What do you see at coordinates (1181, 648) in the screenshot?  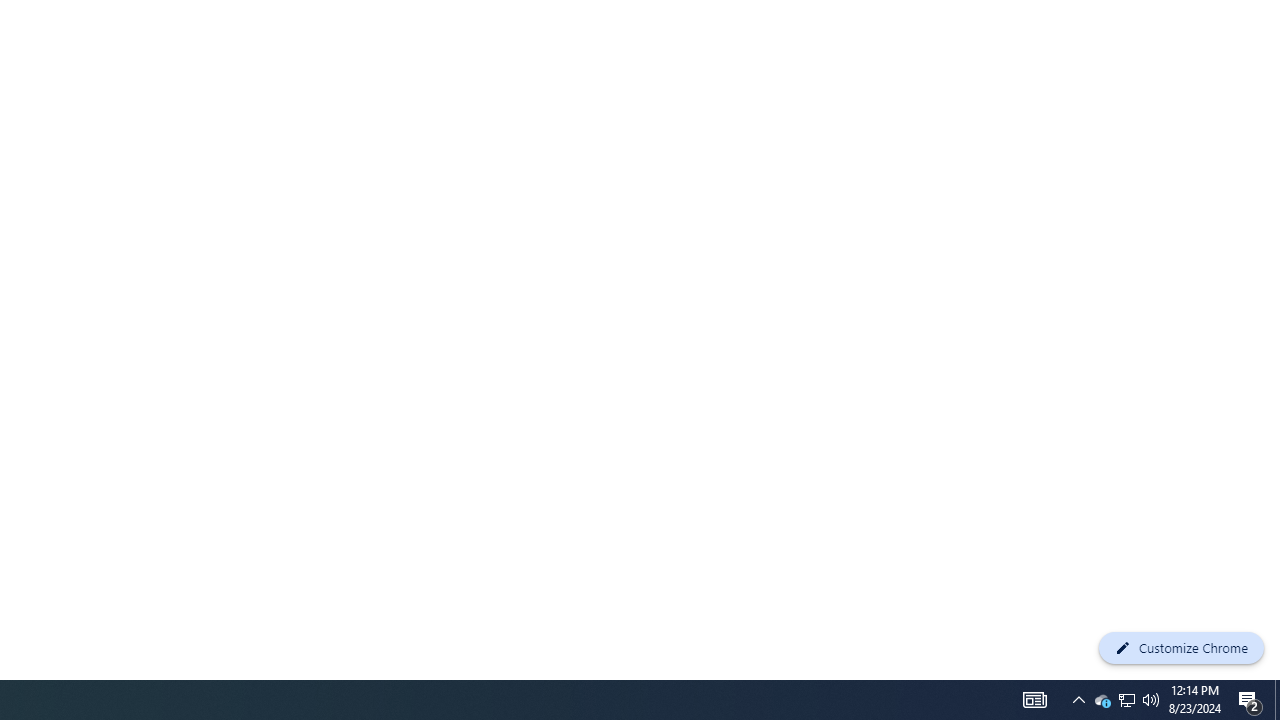 I see `'Customize Chrome'` at bounding box center [1181, 648].